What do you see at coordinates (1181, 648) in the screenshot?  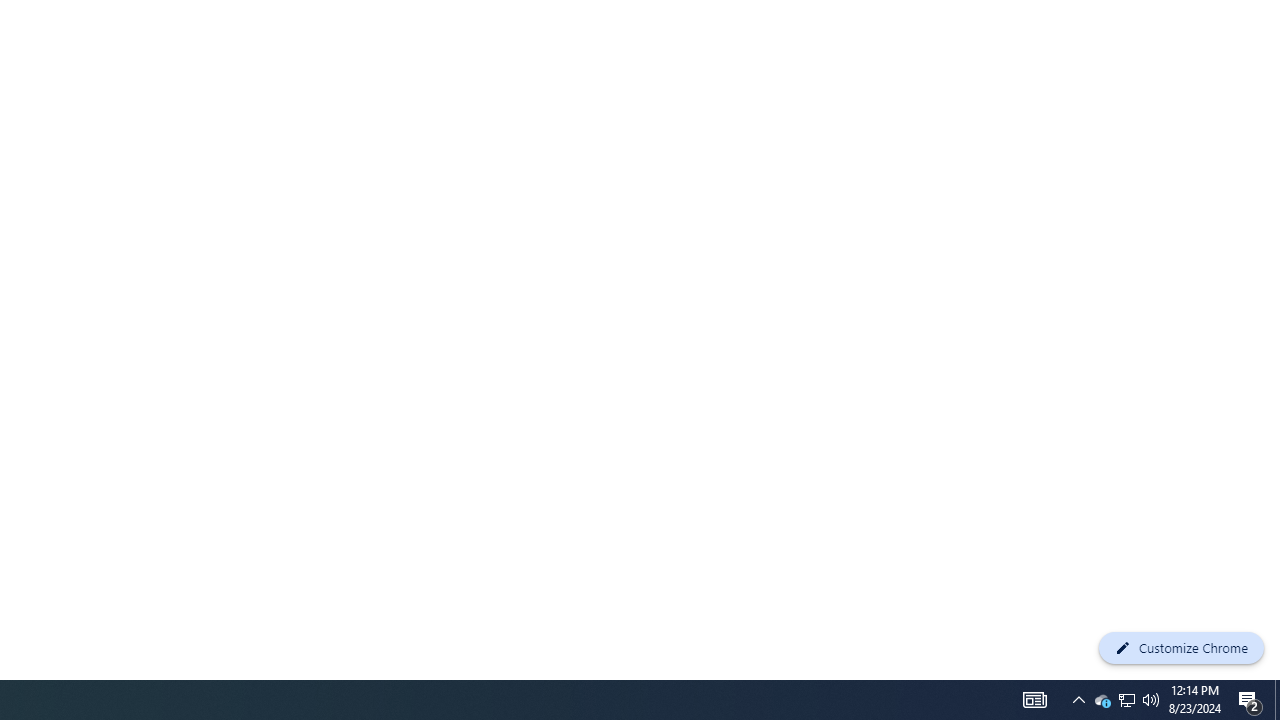 I see `'Customize Chrome'` at bounding box center [1181, 648].